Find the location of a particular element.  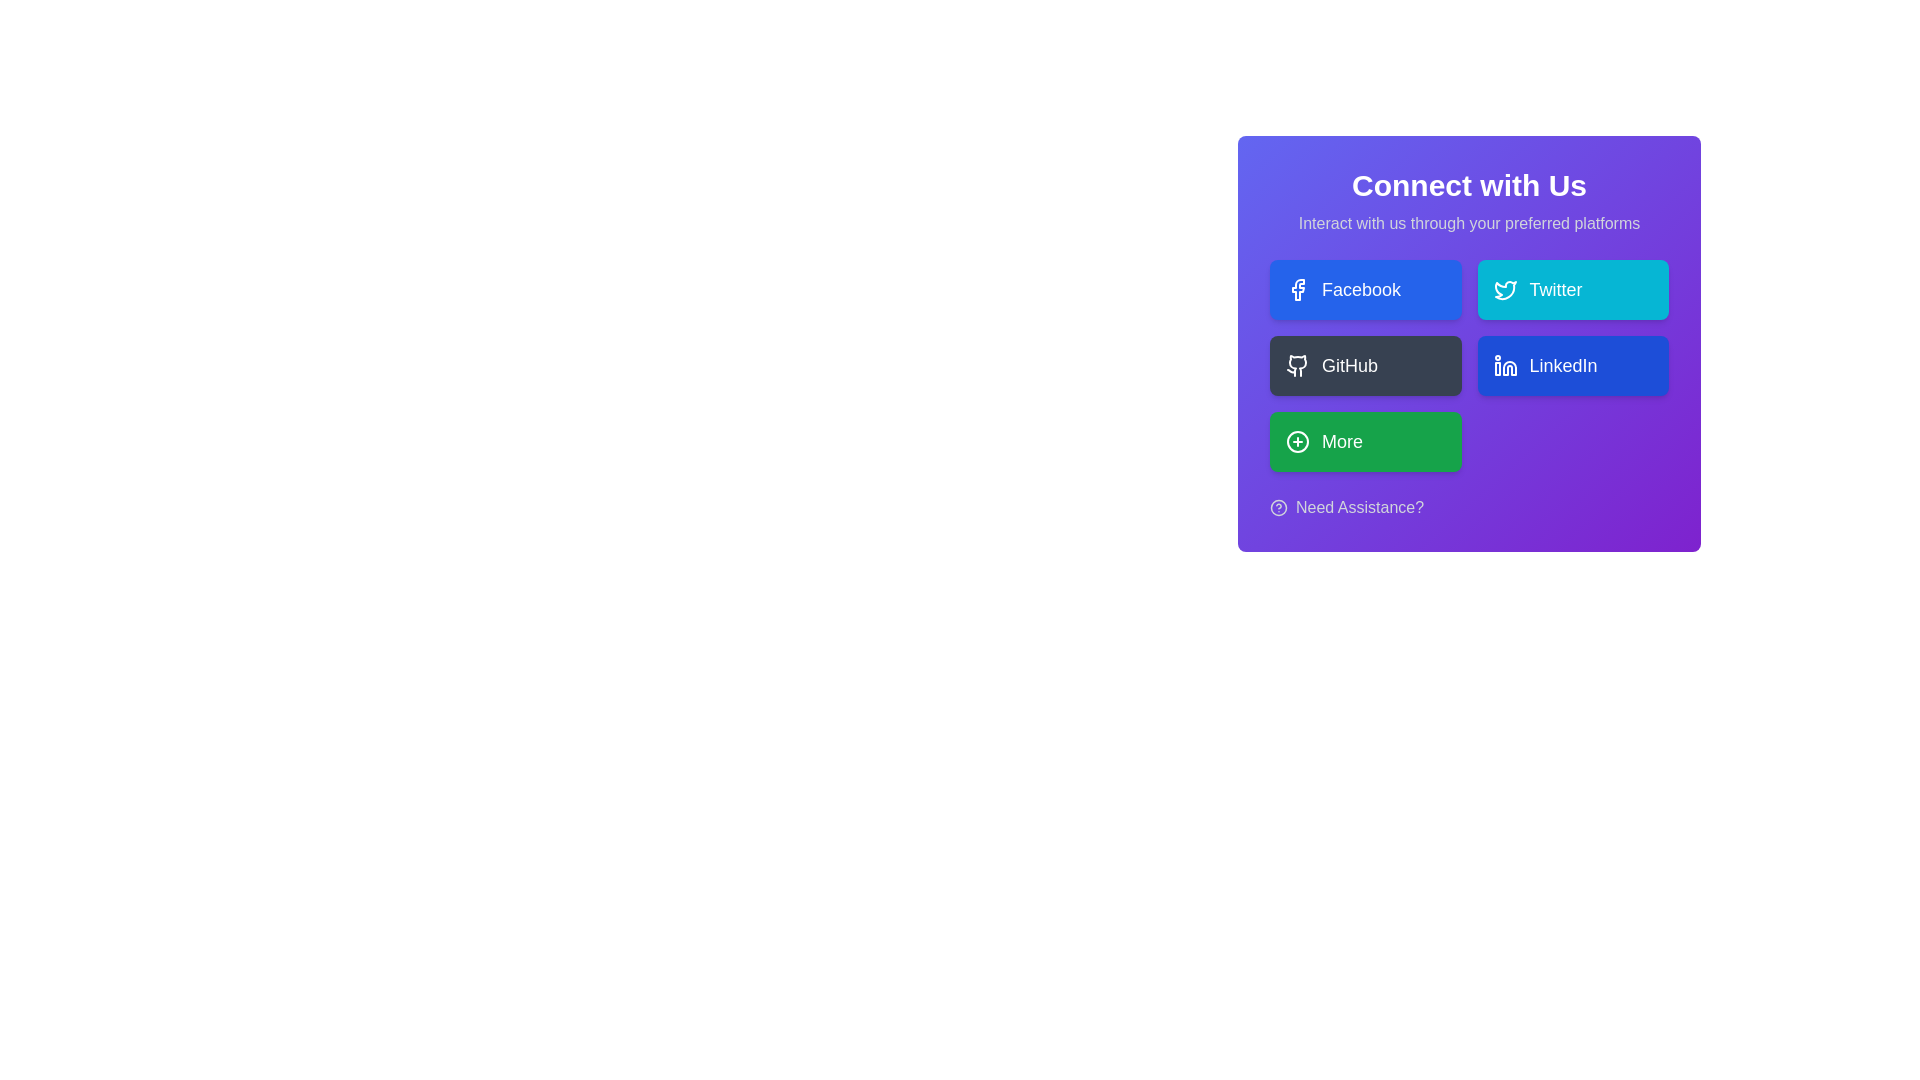

the Facebook interaction button located in the top-left slot of the grid layout within the card is located at coordinates (1364, 289).